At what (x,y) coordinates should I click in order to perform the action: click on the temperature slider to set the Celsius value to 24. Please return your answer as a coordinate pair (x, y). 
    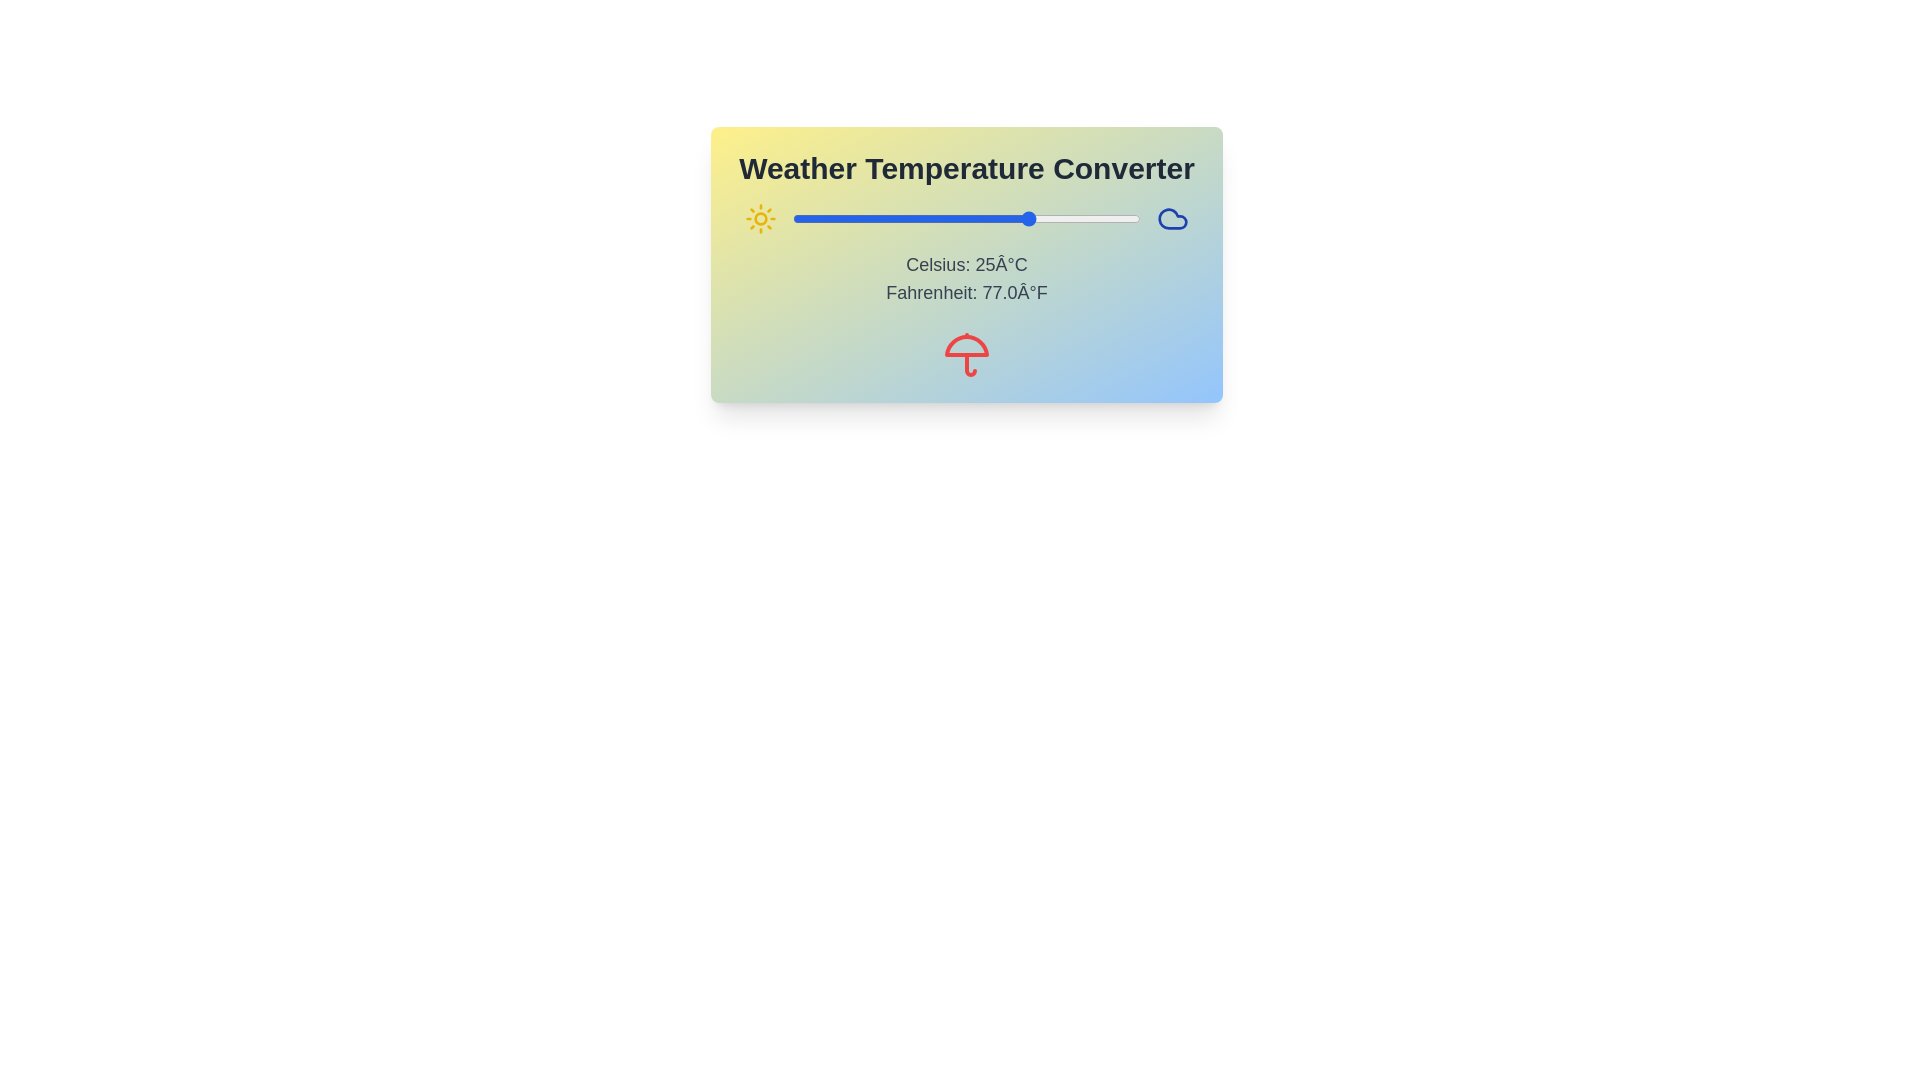
    Looking at the image, I should click on (1027, 219).